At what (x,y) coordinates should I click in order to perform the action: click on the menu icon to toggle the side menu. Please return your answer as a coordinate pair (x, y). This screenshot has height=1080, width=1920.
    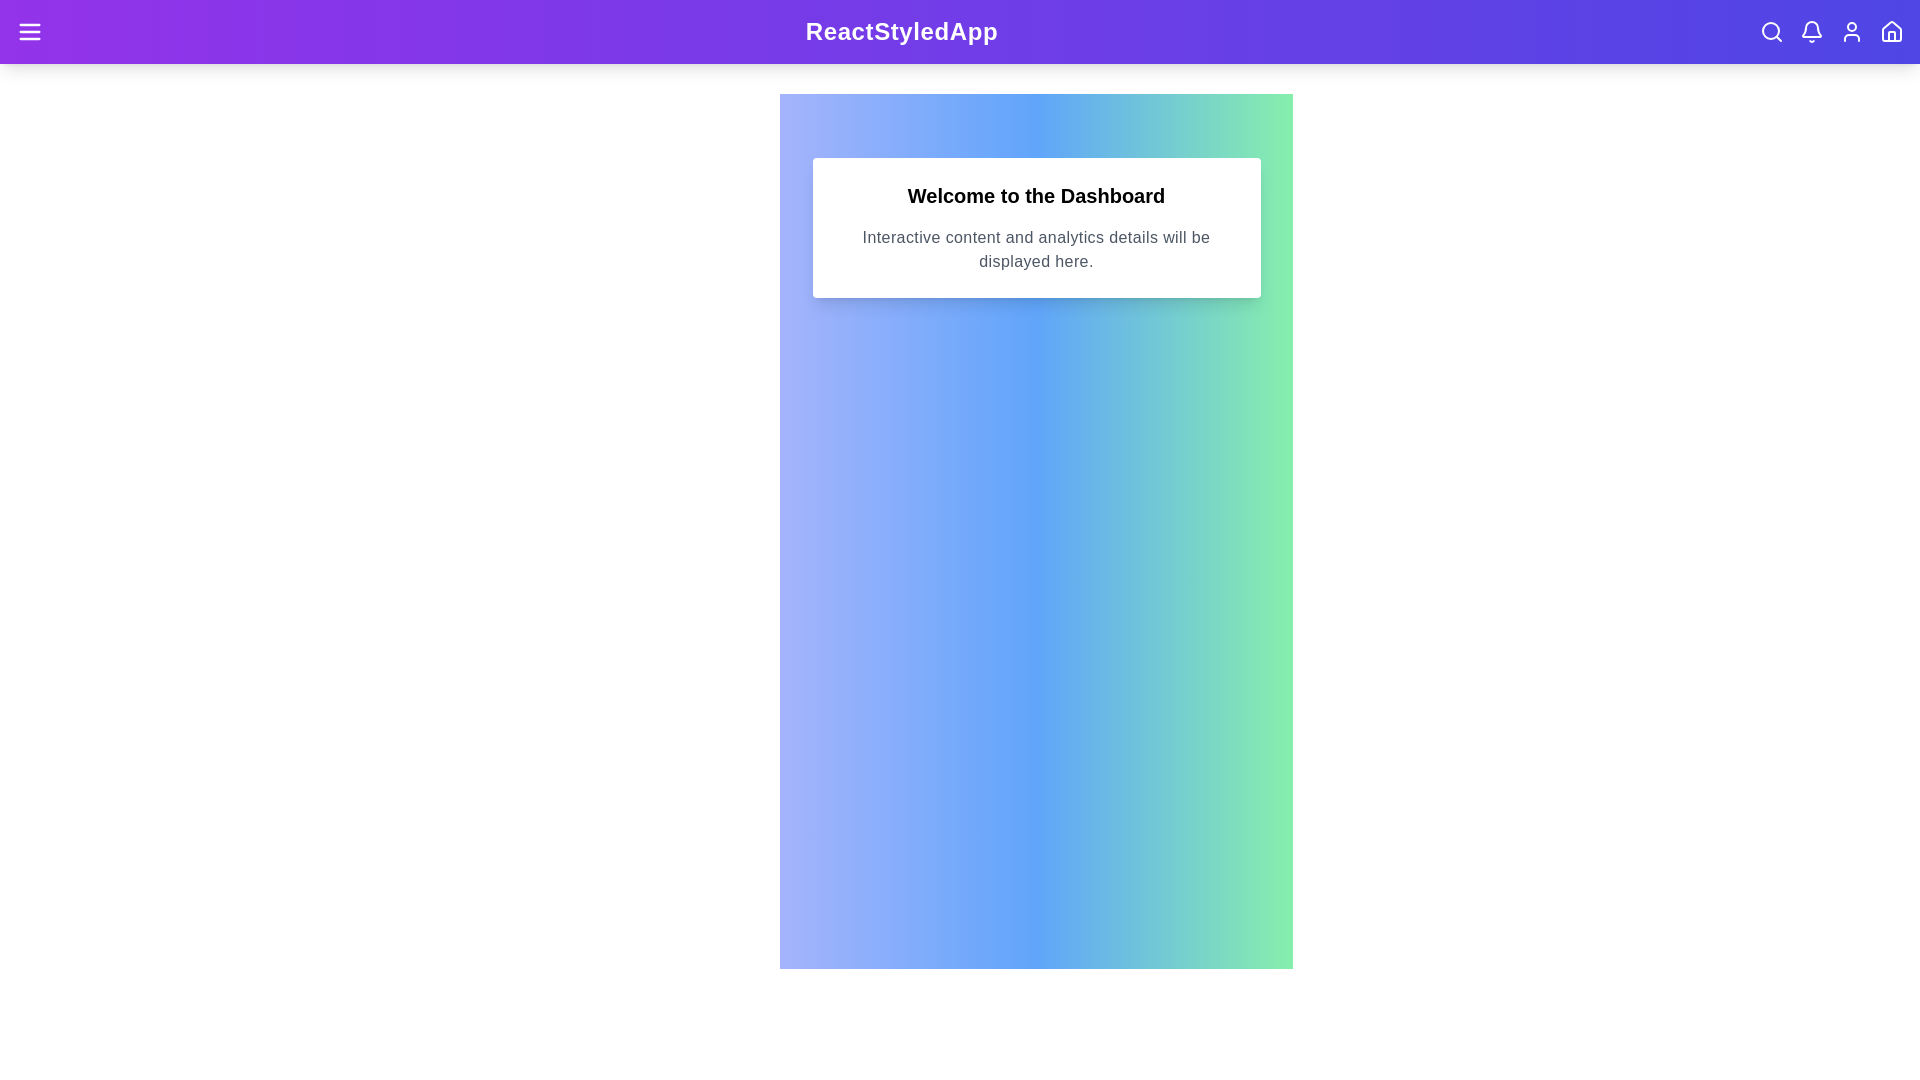
    Looking at the image, I should click on (29, 31).